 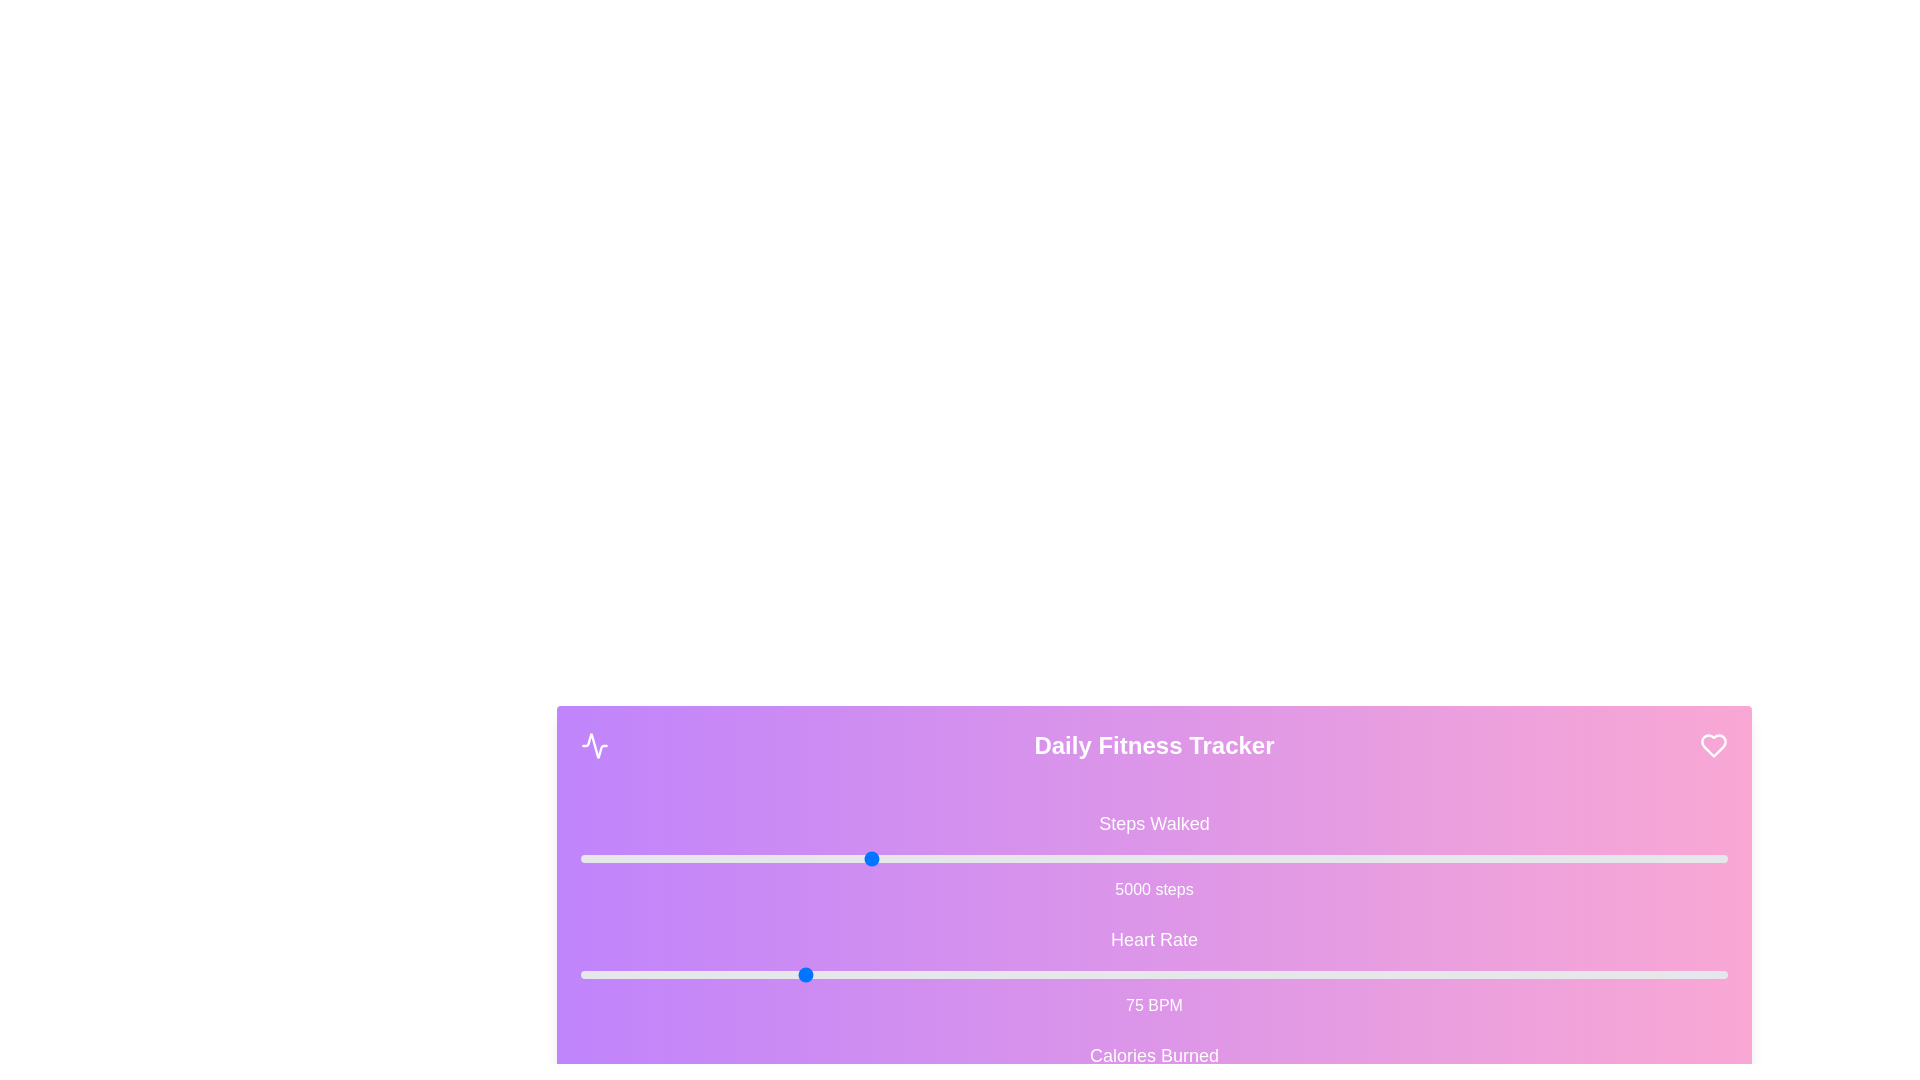 What do you see at coordinates (1382, 974) in the screenshot?
I see `the 'Heart Rate' slider to 141 BPM` at bounding box center [1382, 974].